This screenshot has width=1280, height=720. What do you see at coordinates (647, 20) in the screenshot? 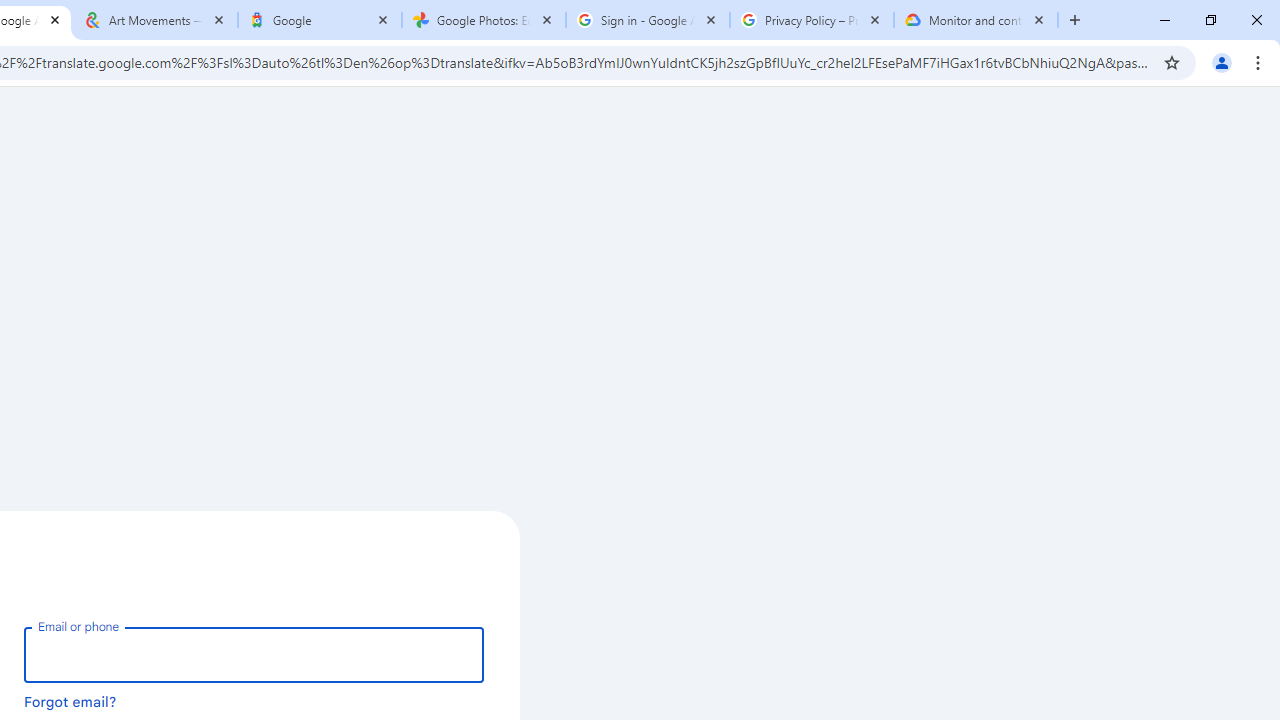
I see `'Sign in - Google Accounts'` at bounding box center [647, 20].